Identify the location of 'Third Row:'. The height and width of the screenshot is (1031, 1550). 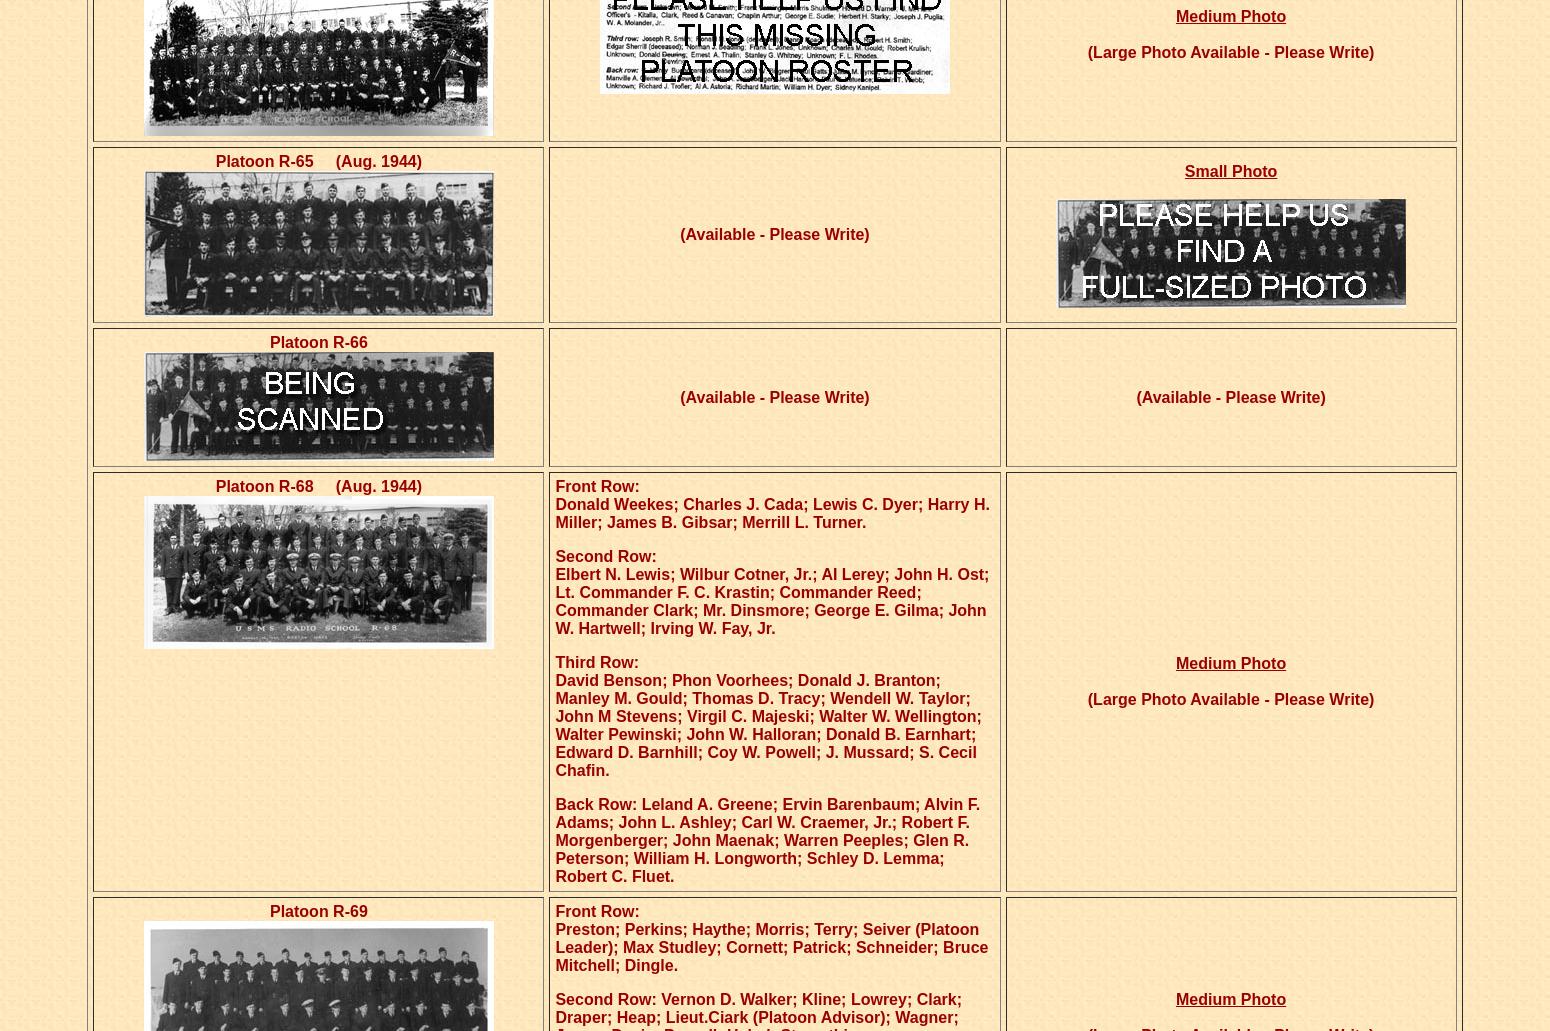
(596, 662).